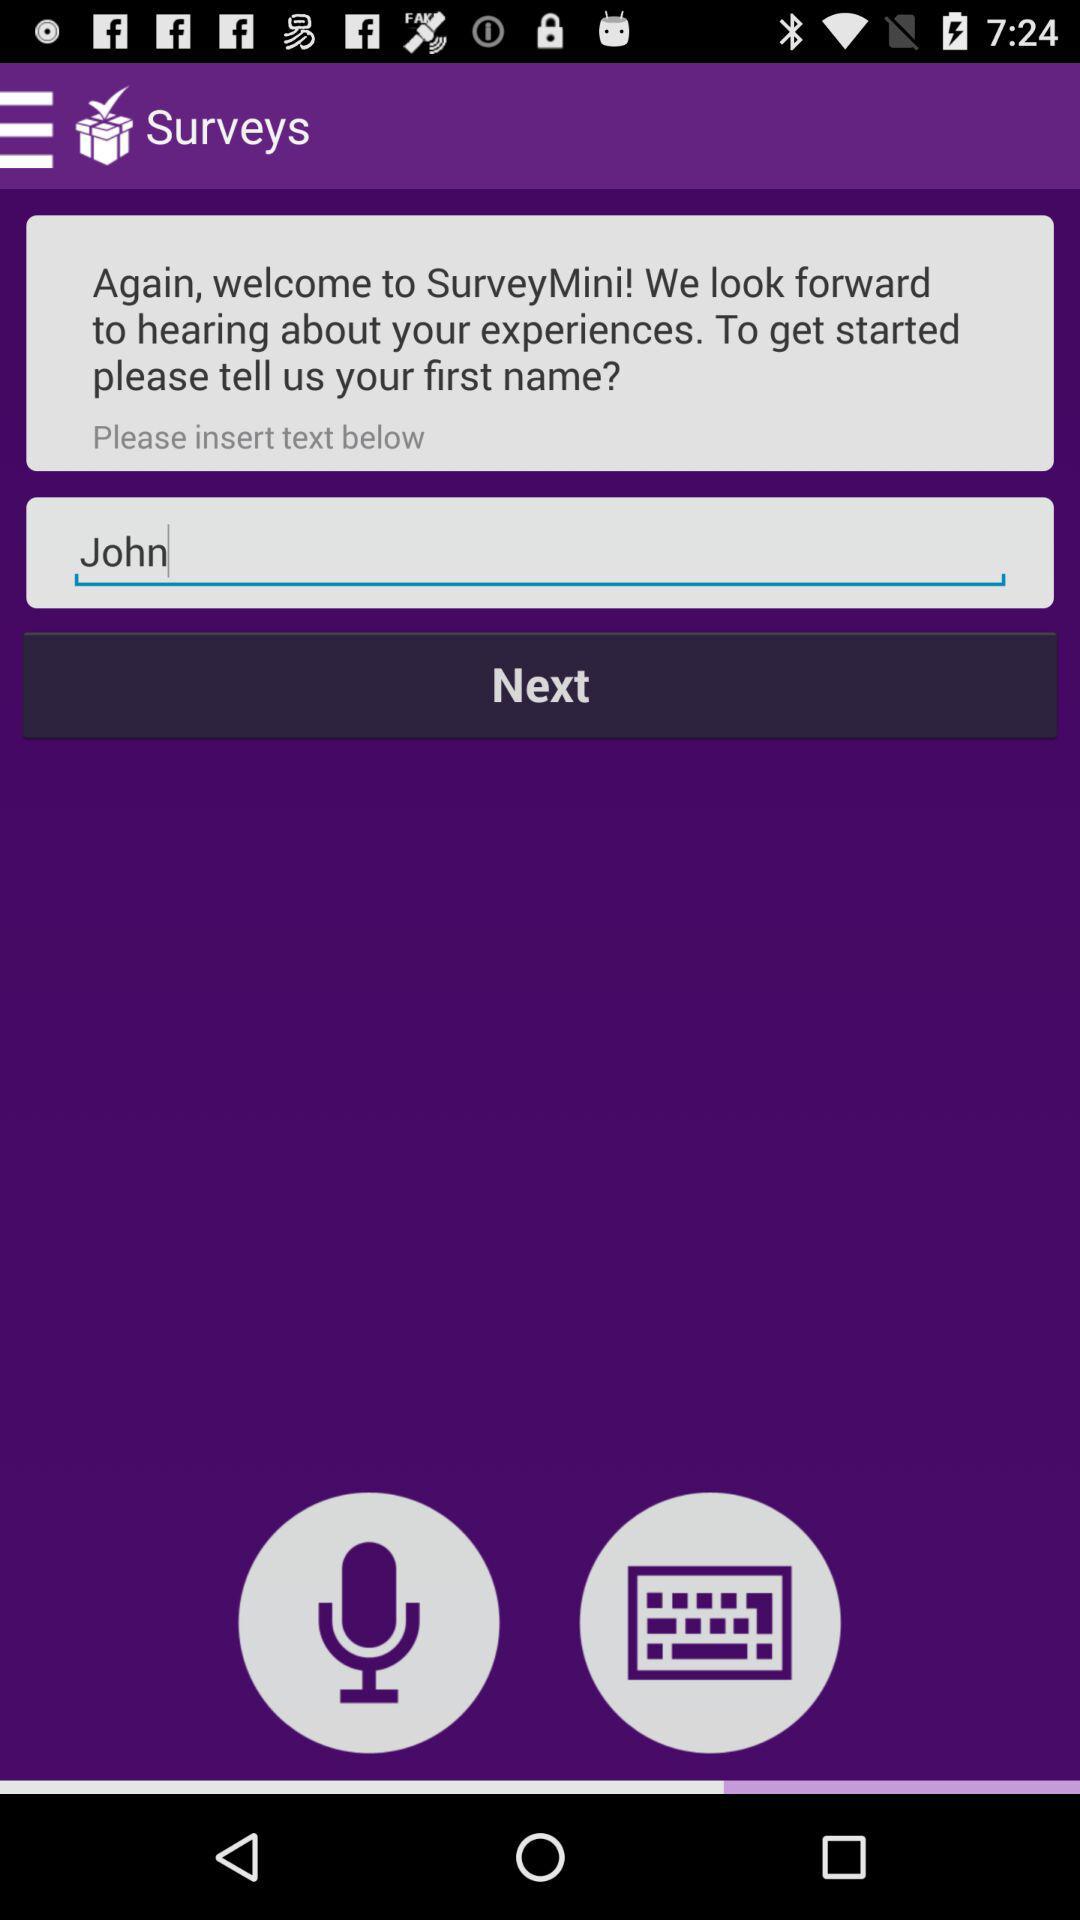 The image size is (1080, 1920). Describe the element at coordinates (540, 552) in the screenshot. I see `the john icon` at that location.